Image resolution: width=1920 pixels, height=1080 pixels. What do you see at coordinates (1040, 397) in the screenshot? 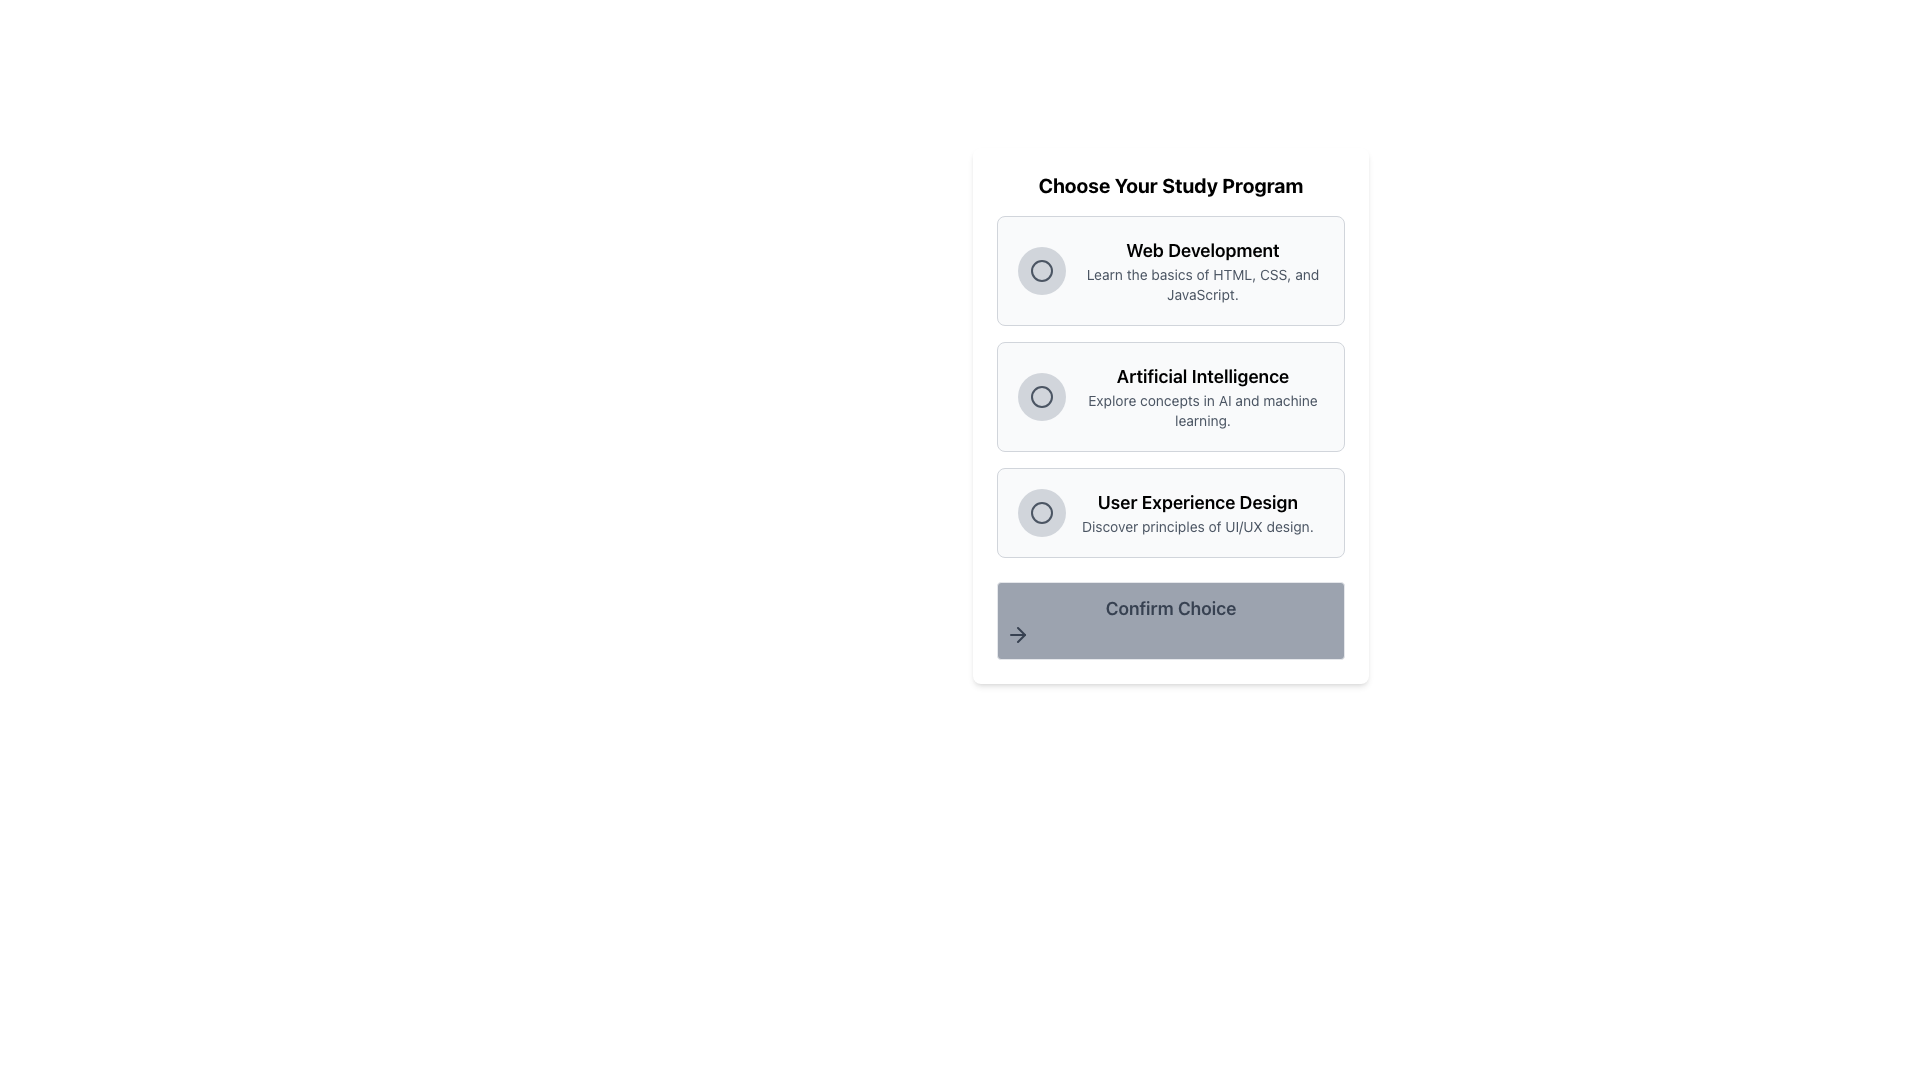
I see `the radio button` at bounding box center [1040, 397].